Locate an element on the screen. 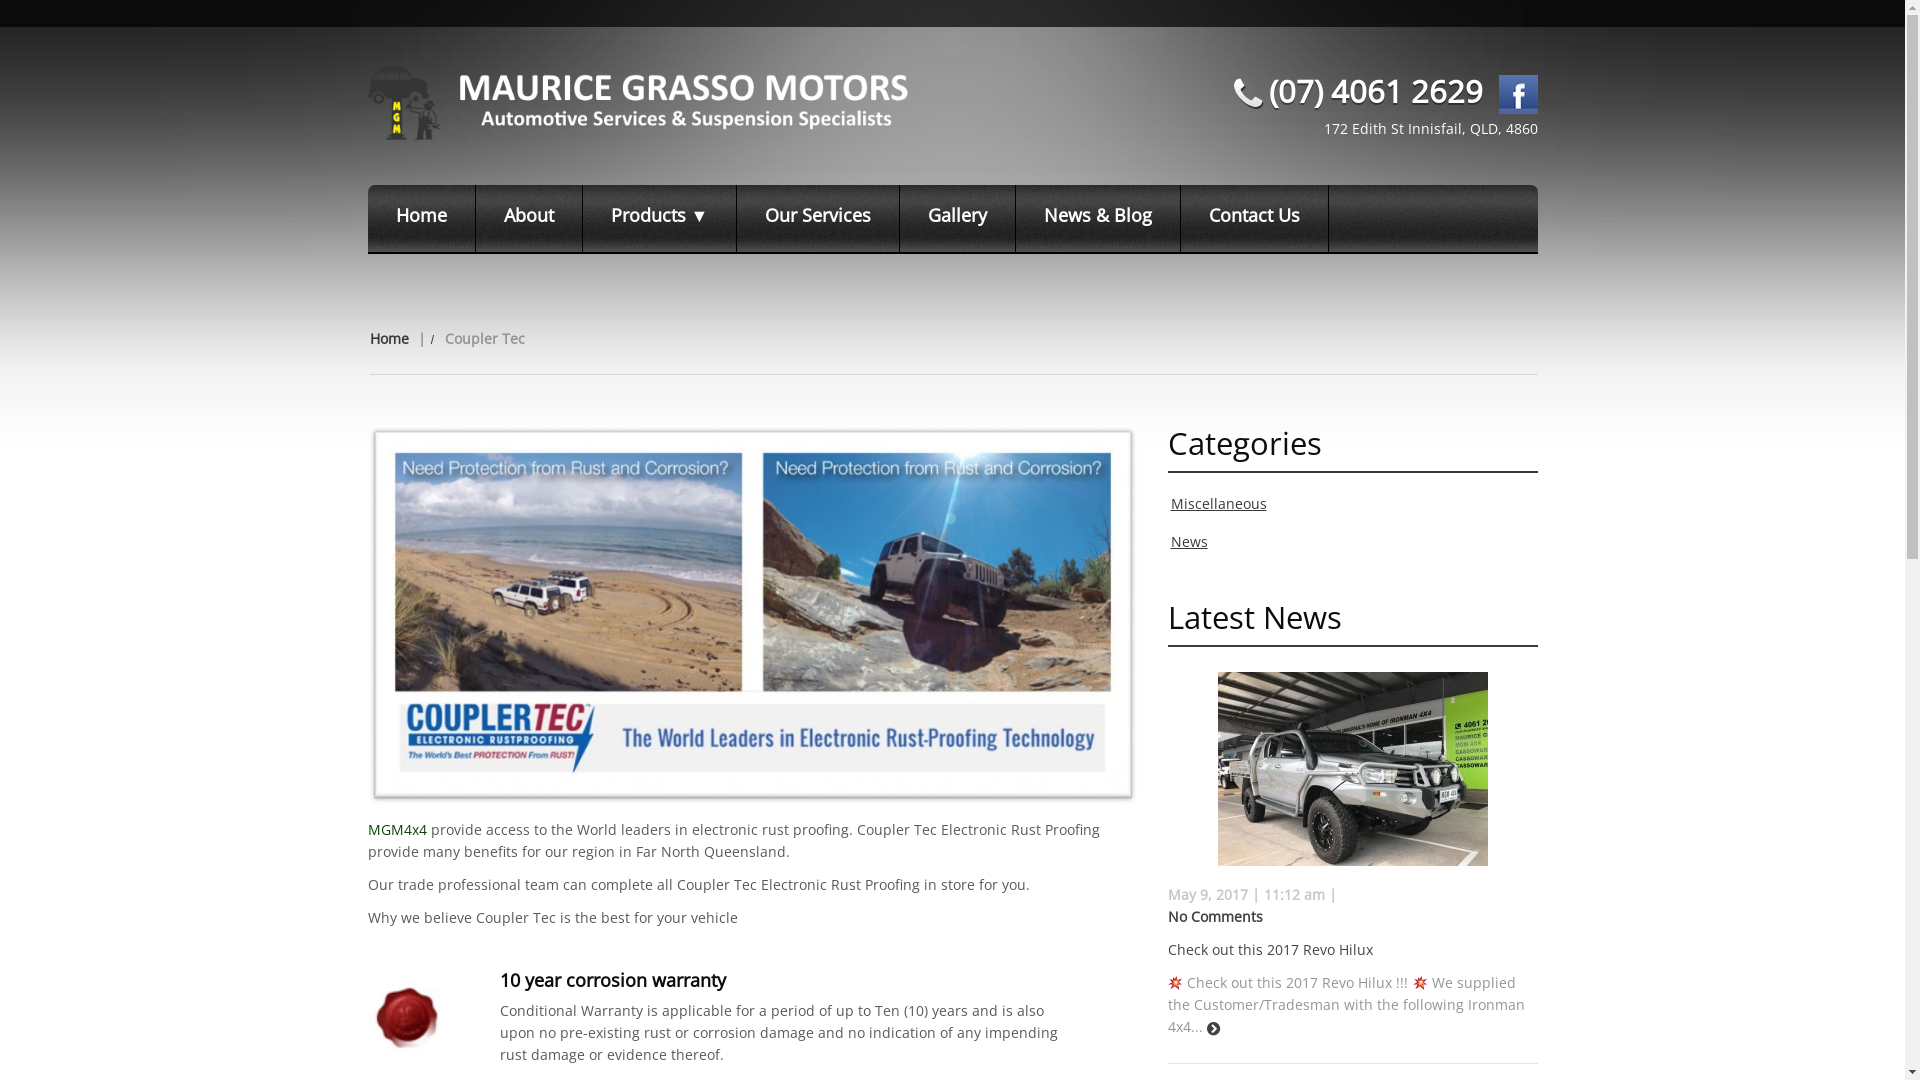 Image resolution: width=1920 pixels, height=1080 pixels. 'MGM4x4' is located at coordinates (368, 829).